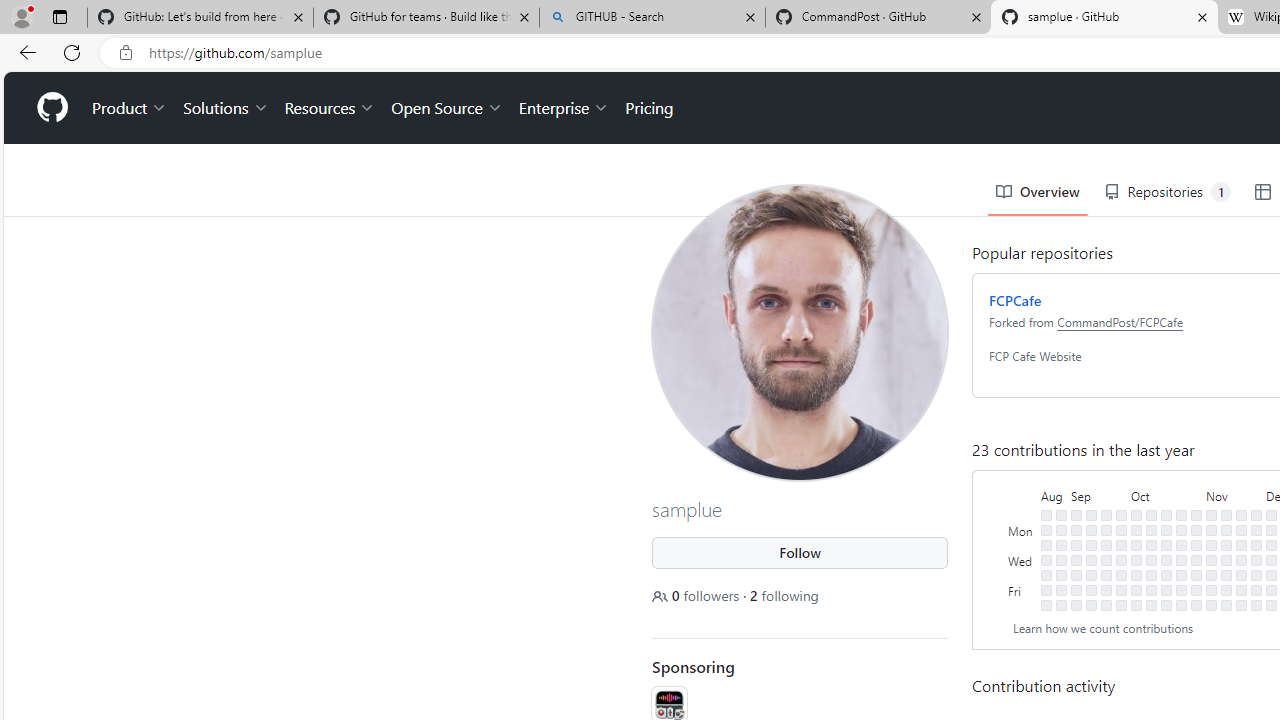 Image resolution: width=1280 pixels, height=720 pixels. What do you see at coordinates (649, 108) in the screenshot?
I see `'Pricing'` at bounding box center [649, 108].